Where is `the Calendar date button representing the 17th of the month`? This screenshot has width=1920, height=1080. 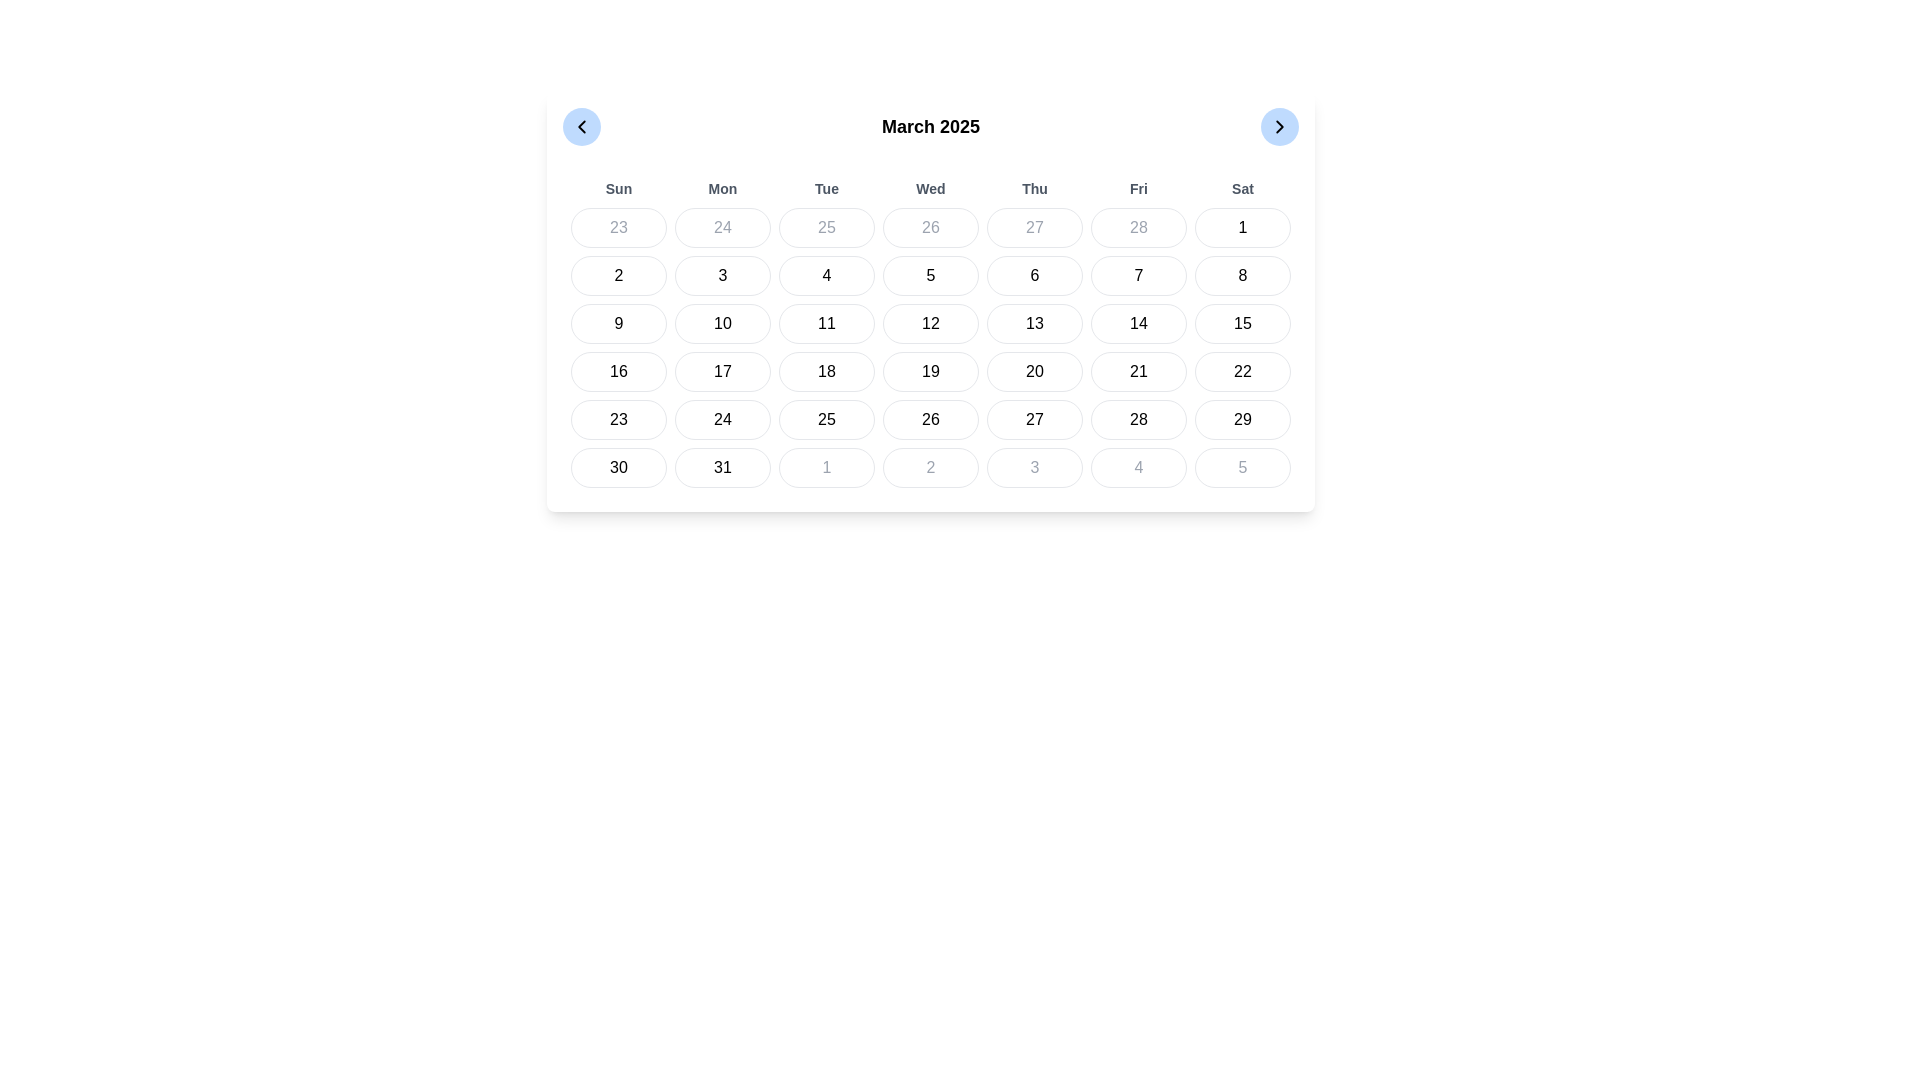
the Calendar date button representing the 17th of the month is located at coordinates (722, 371).